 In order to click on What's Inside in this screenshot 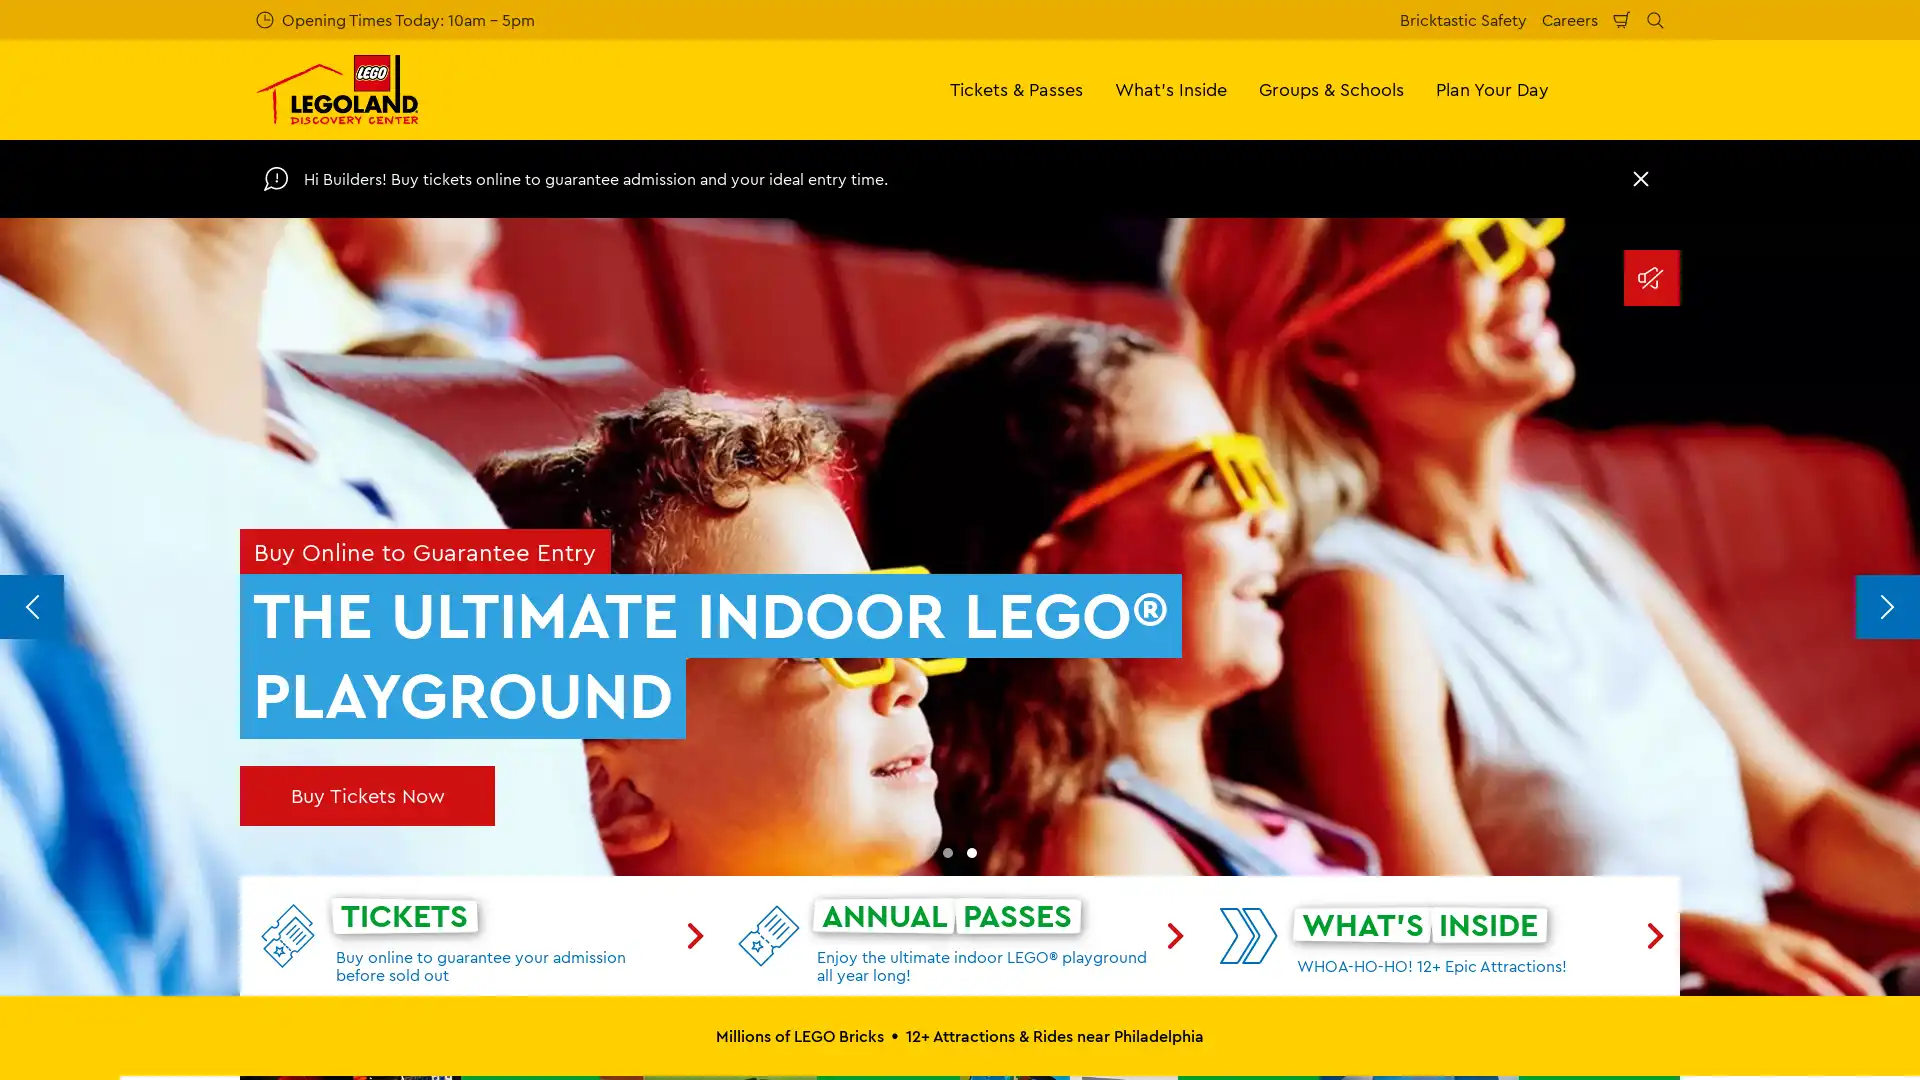, I will do `click(1171, 88)`.